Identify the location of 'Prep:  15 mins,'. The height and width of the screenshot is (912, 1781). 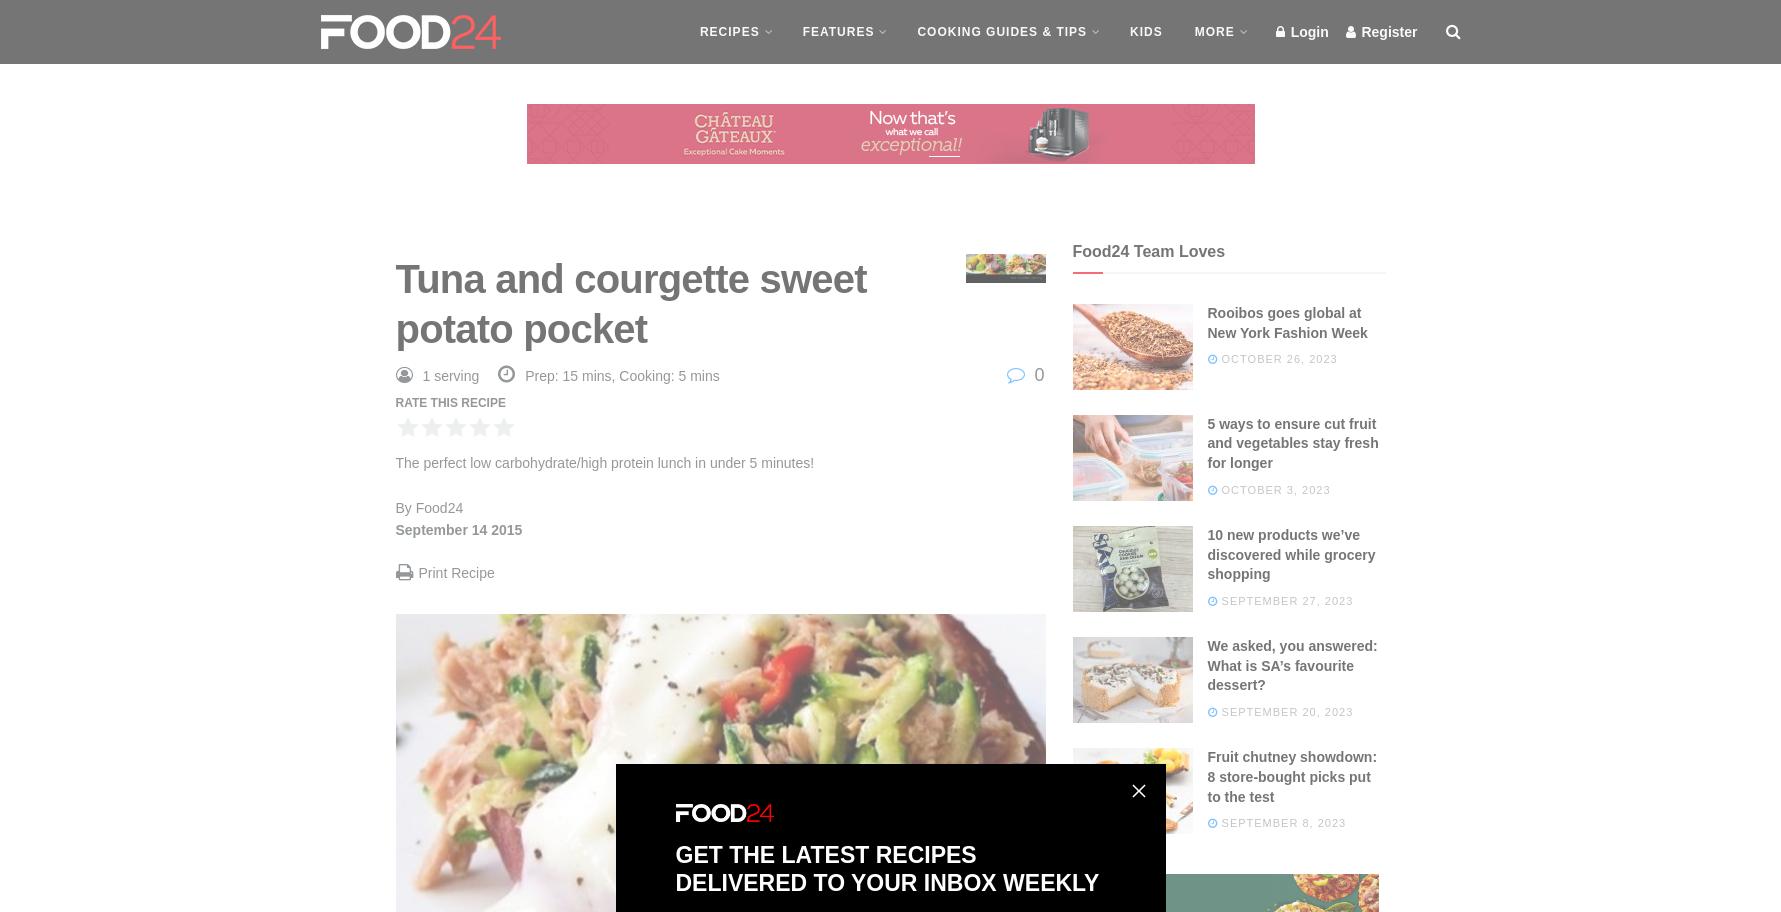
(568, 375).